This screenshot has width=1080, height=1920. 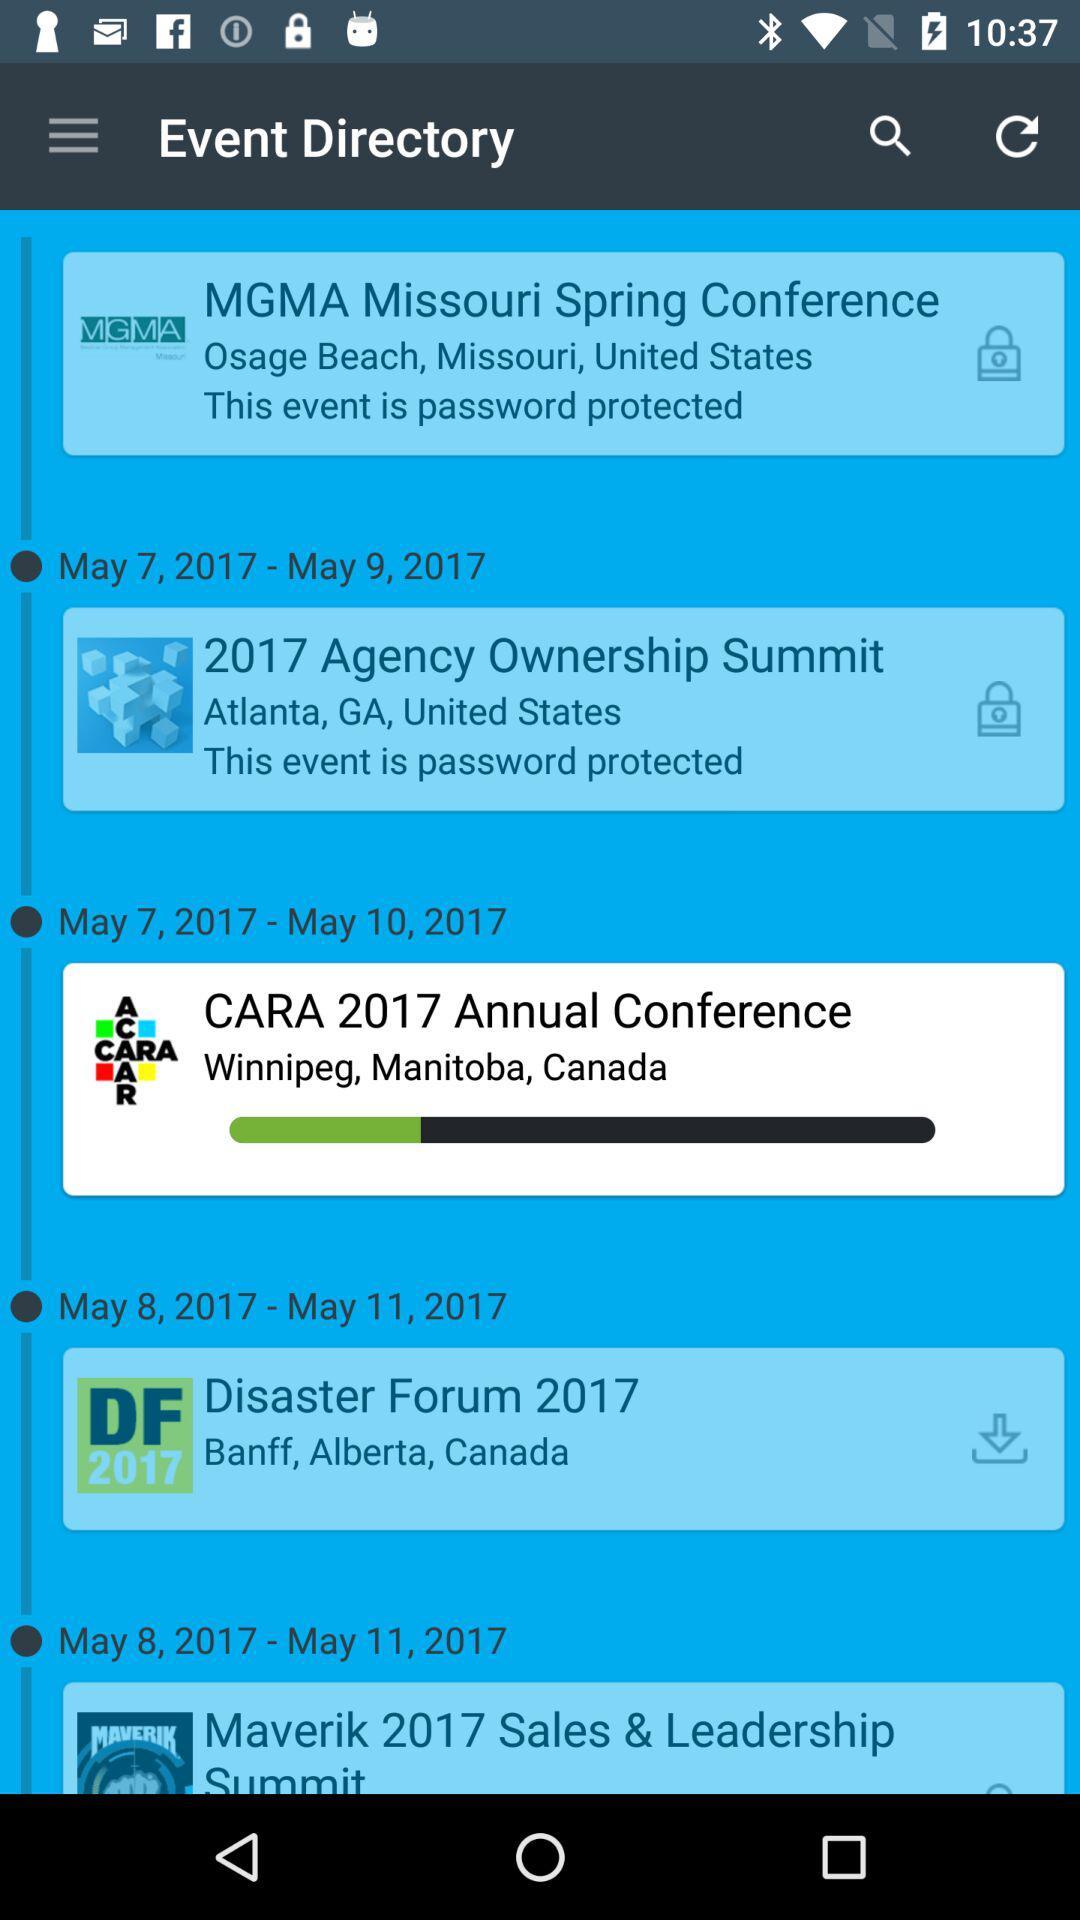 I want to click on the maverik 2017 sales icon, so click(x=582, y=1744).